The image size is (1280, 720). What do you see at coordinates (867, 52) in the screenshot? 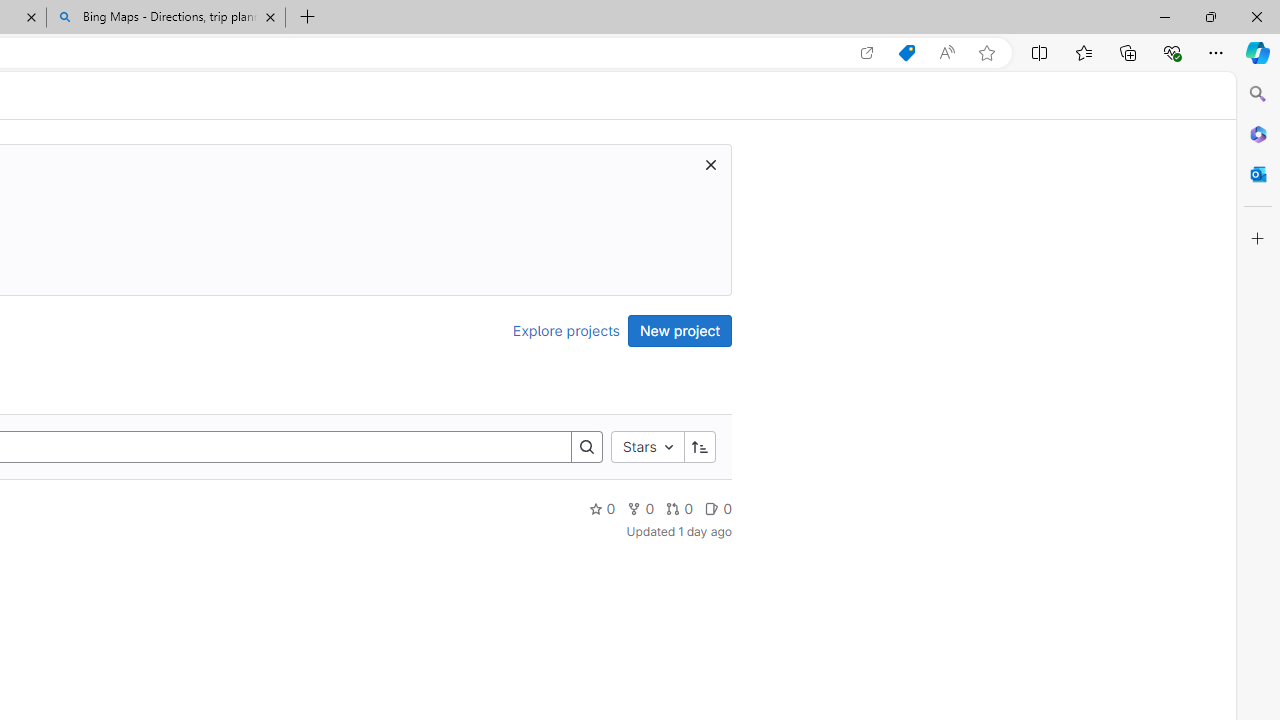
I see `'Open in app'` at bounding box center [867, 52].